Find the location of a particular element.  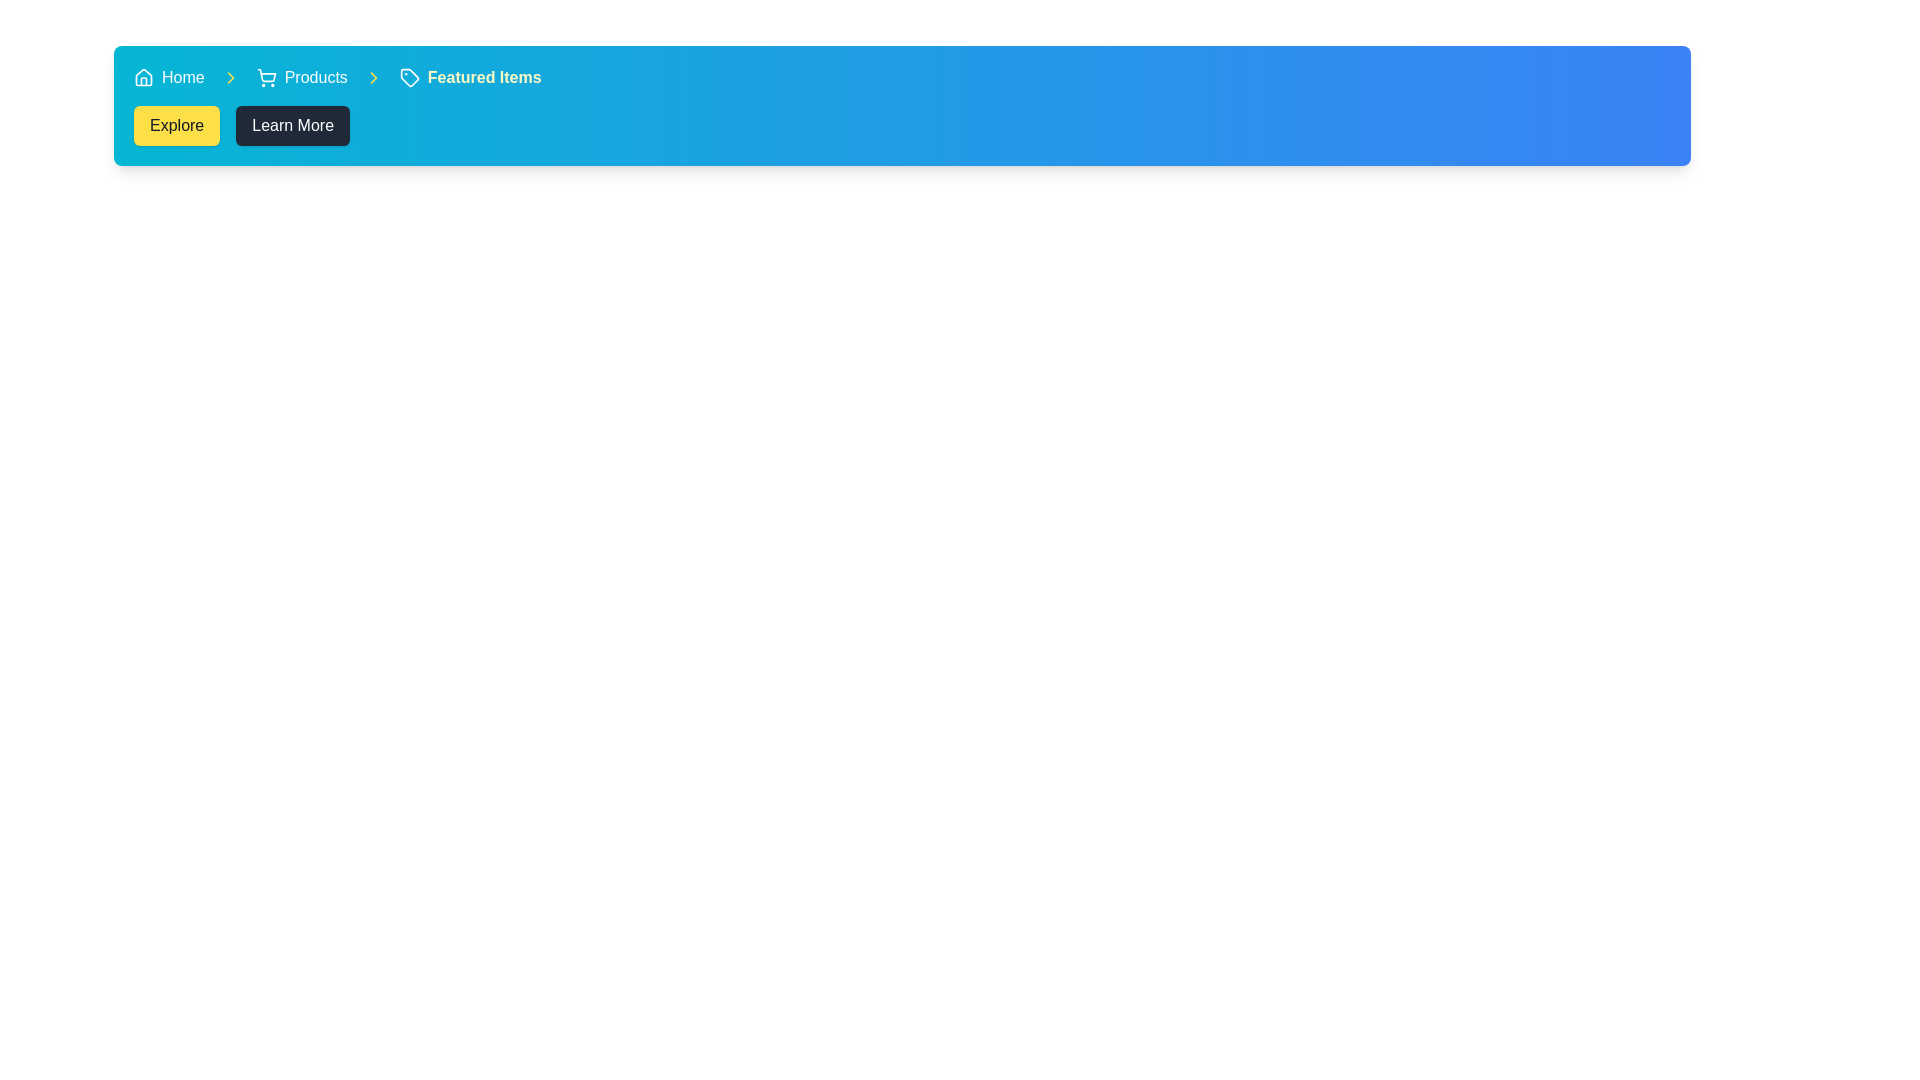

the Chevron icon located between 'Products' and 'Featured Items' in the breadcrumb navigation bar to interact with the related breadcrumb text is located at coordinates (230, 76).